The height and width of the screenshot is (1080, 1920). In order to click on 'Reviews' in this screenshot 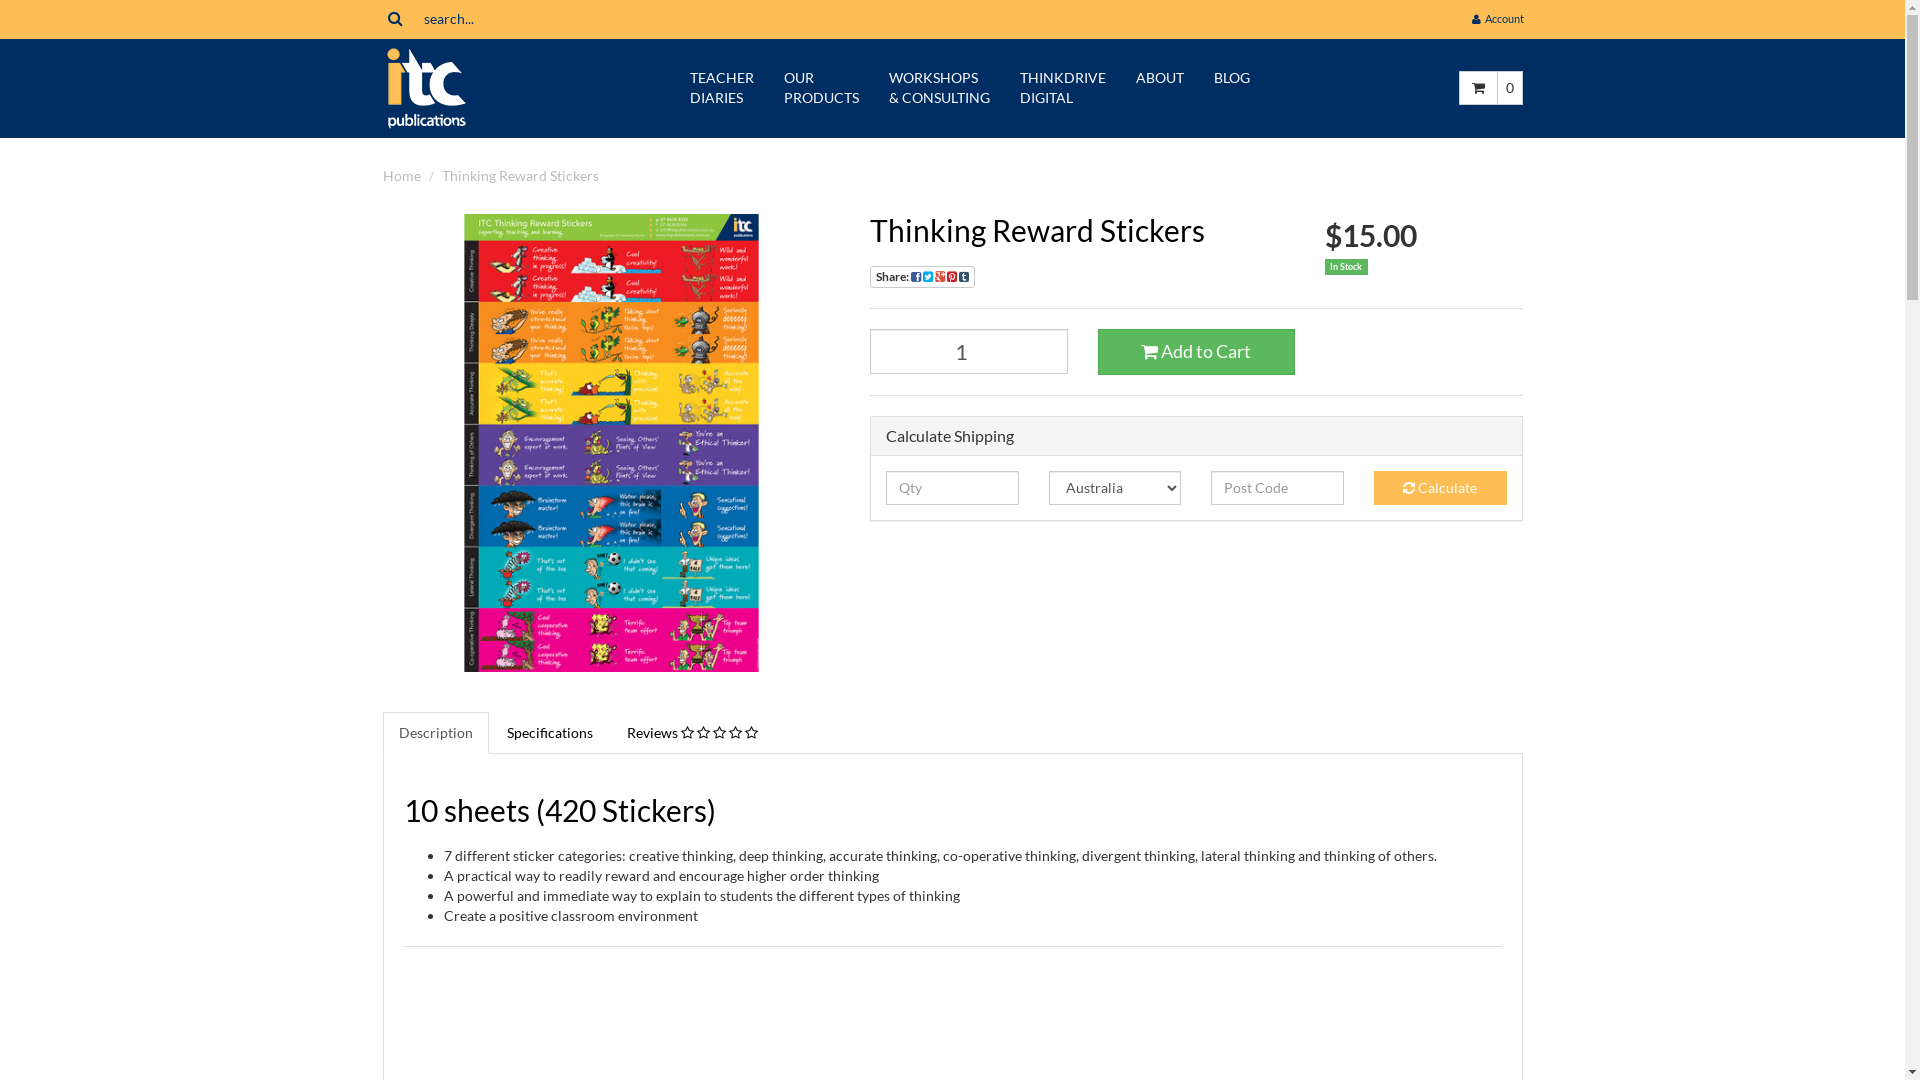, I will do `click(691, 732)`.